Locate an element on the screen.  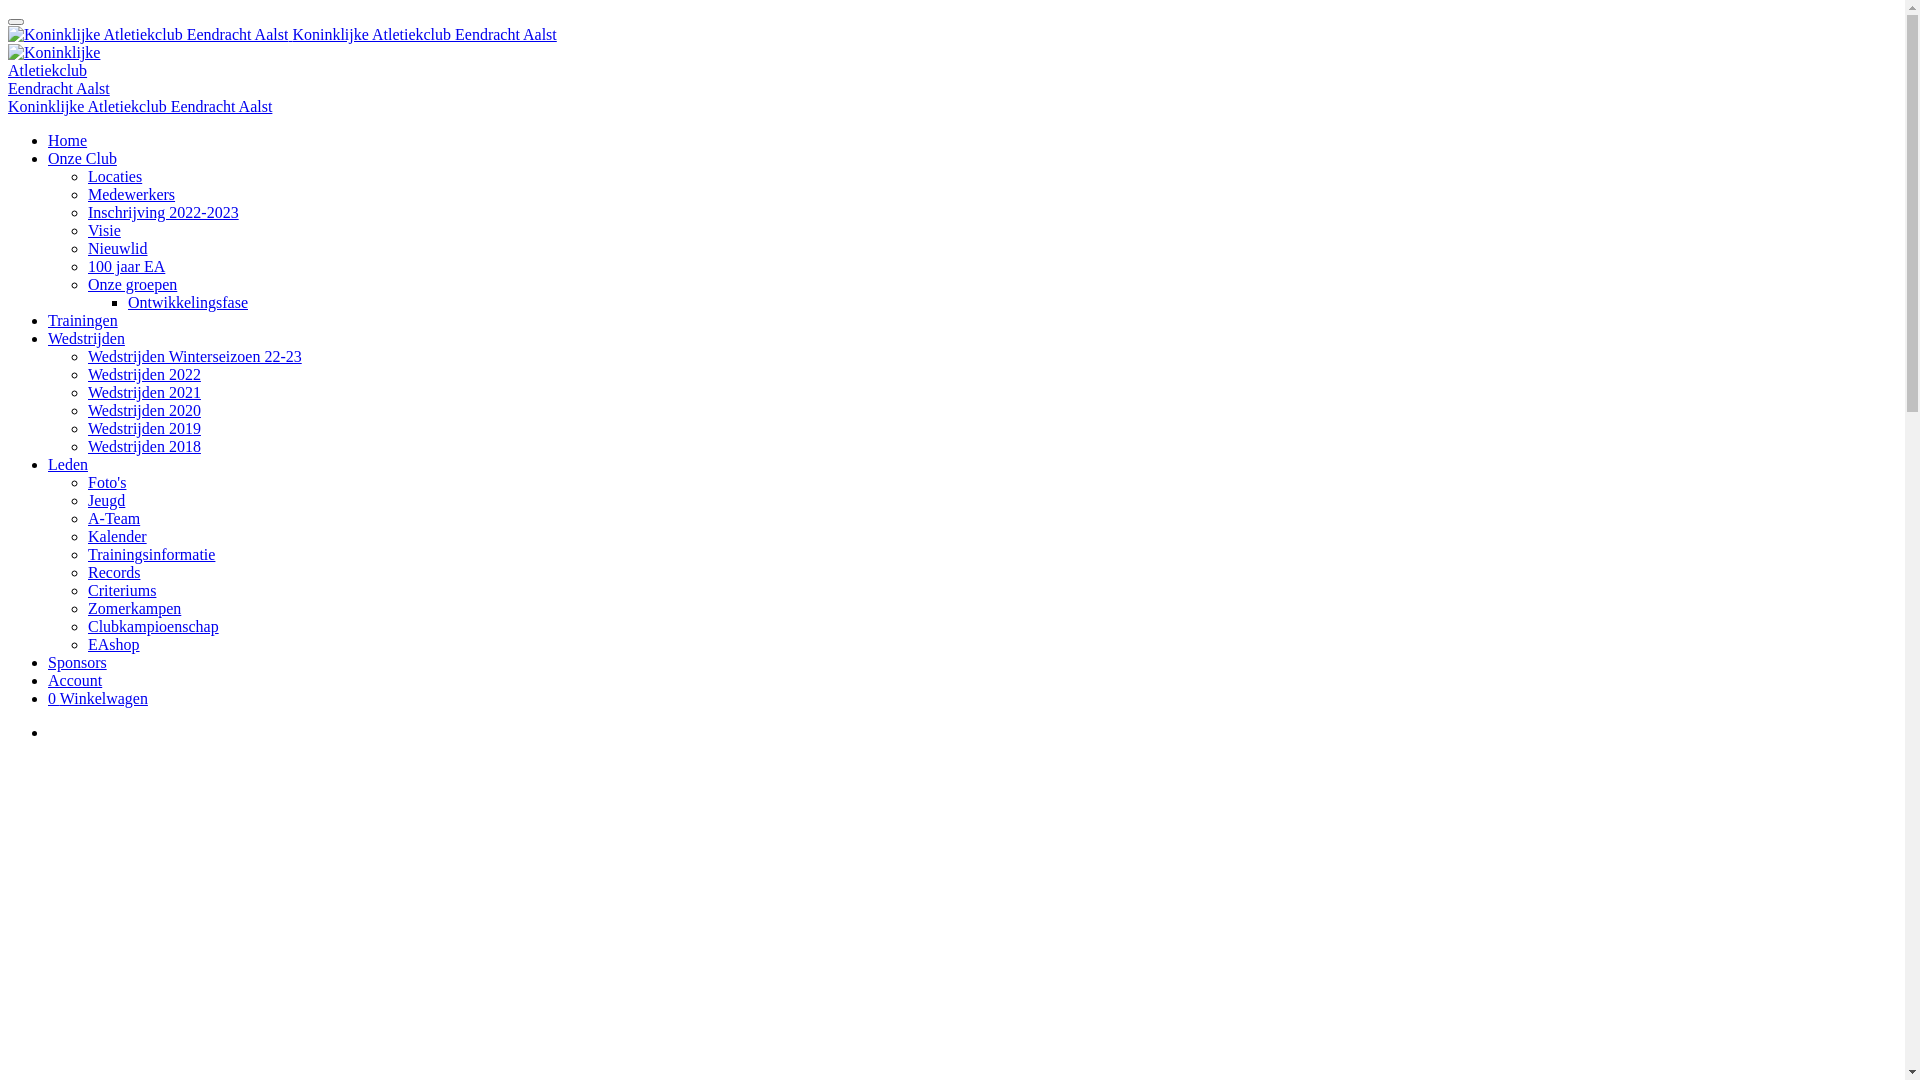
'Medewerkers' is located at coordinates (130, 194).